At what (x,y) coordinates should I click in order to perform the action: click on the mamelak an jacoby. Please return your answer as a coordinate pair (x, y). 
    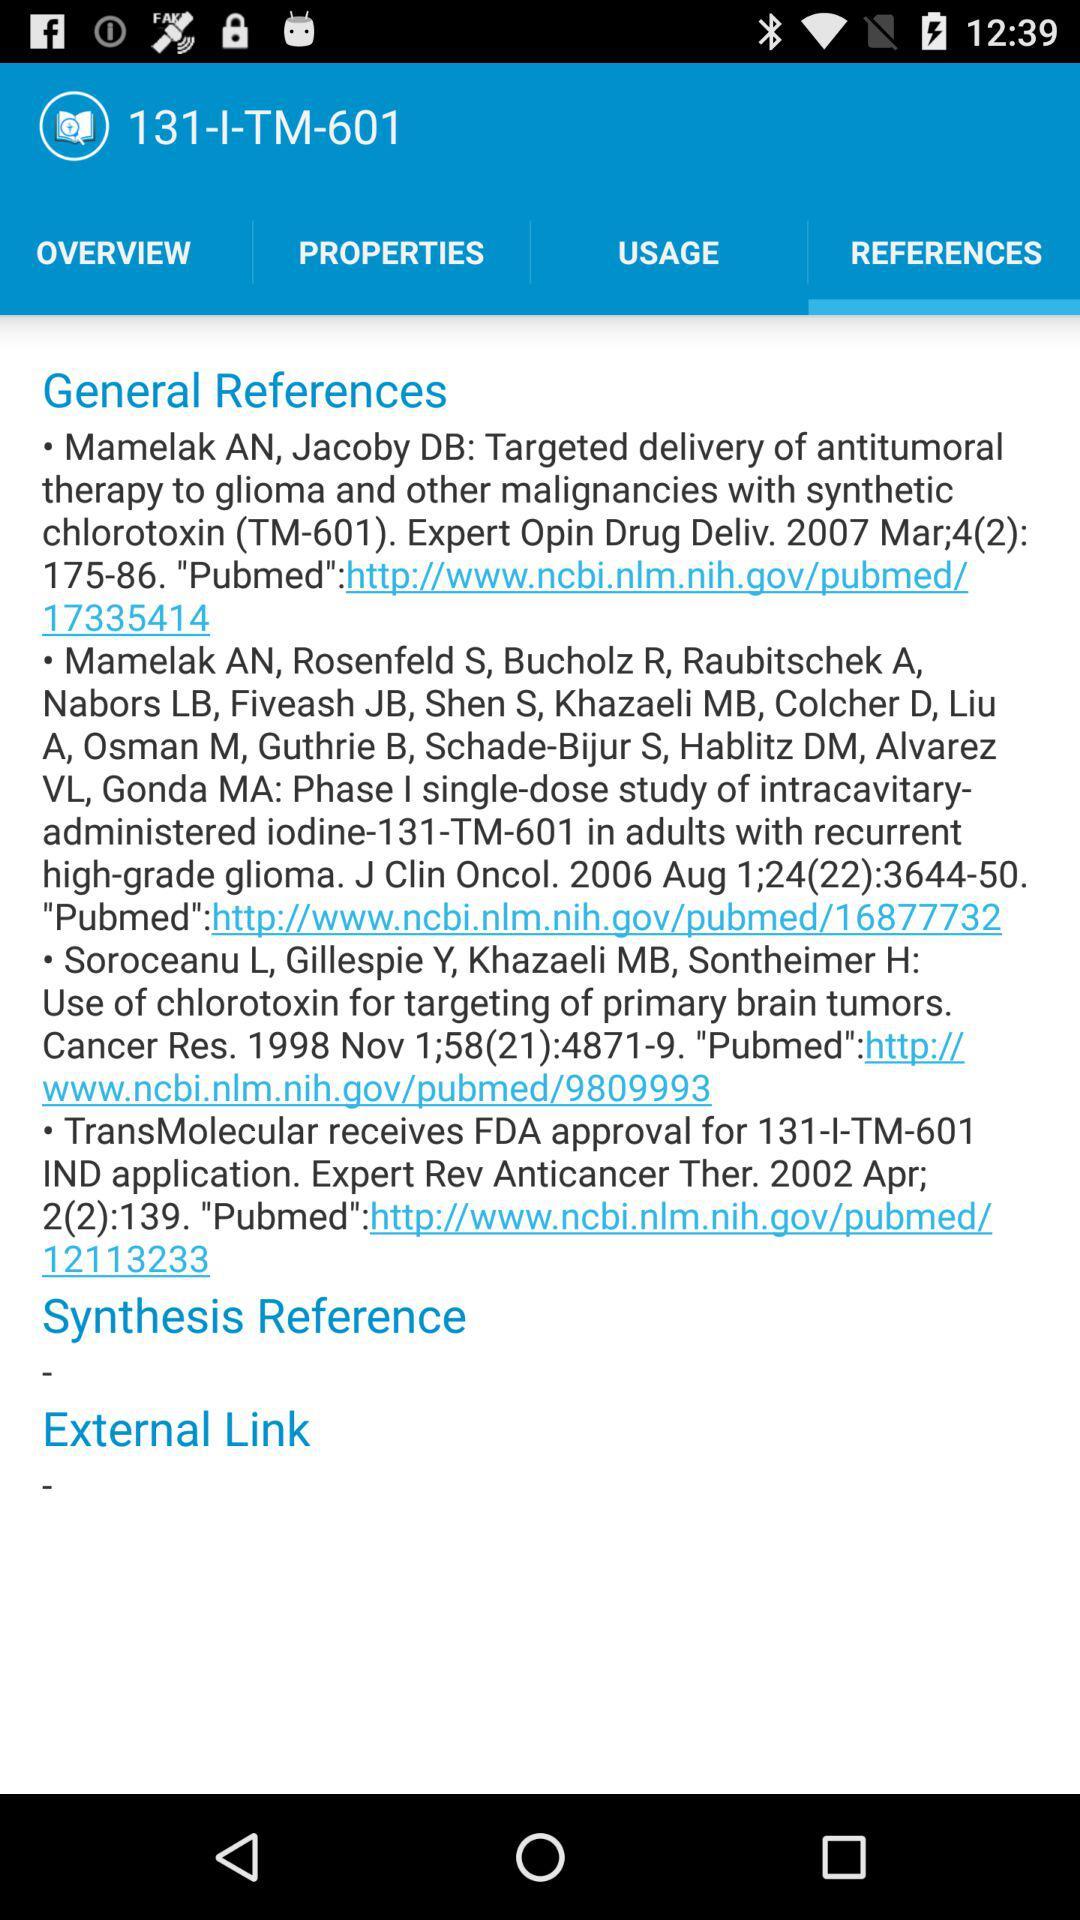
    Looking at the image, I should click on (540, 851).